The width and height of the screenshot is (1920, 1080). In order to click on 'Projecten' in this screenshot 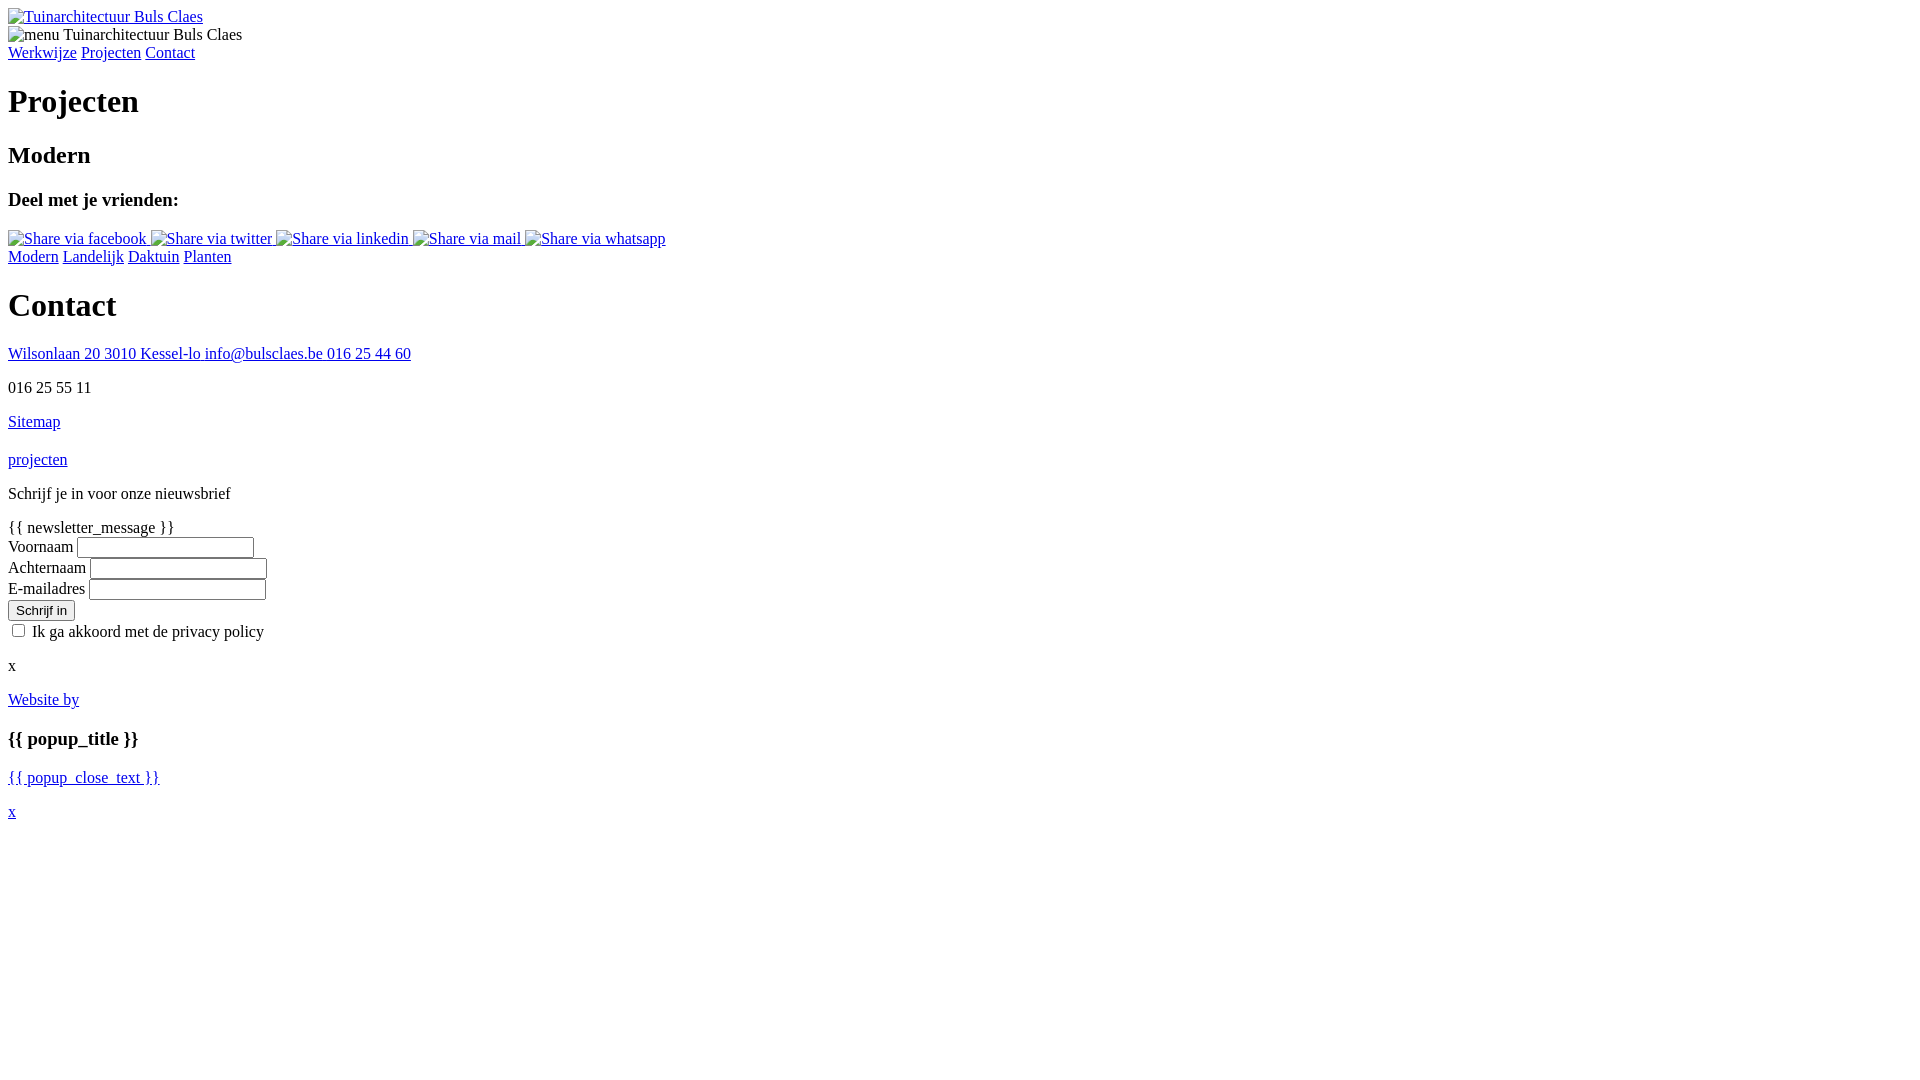, I will do `click(109, 51)`.